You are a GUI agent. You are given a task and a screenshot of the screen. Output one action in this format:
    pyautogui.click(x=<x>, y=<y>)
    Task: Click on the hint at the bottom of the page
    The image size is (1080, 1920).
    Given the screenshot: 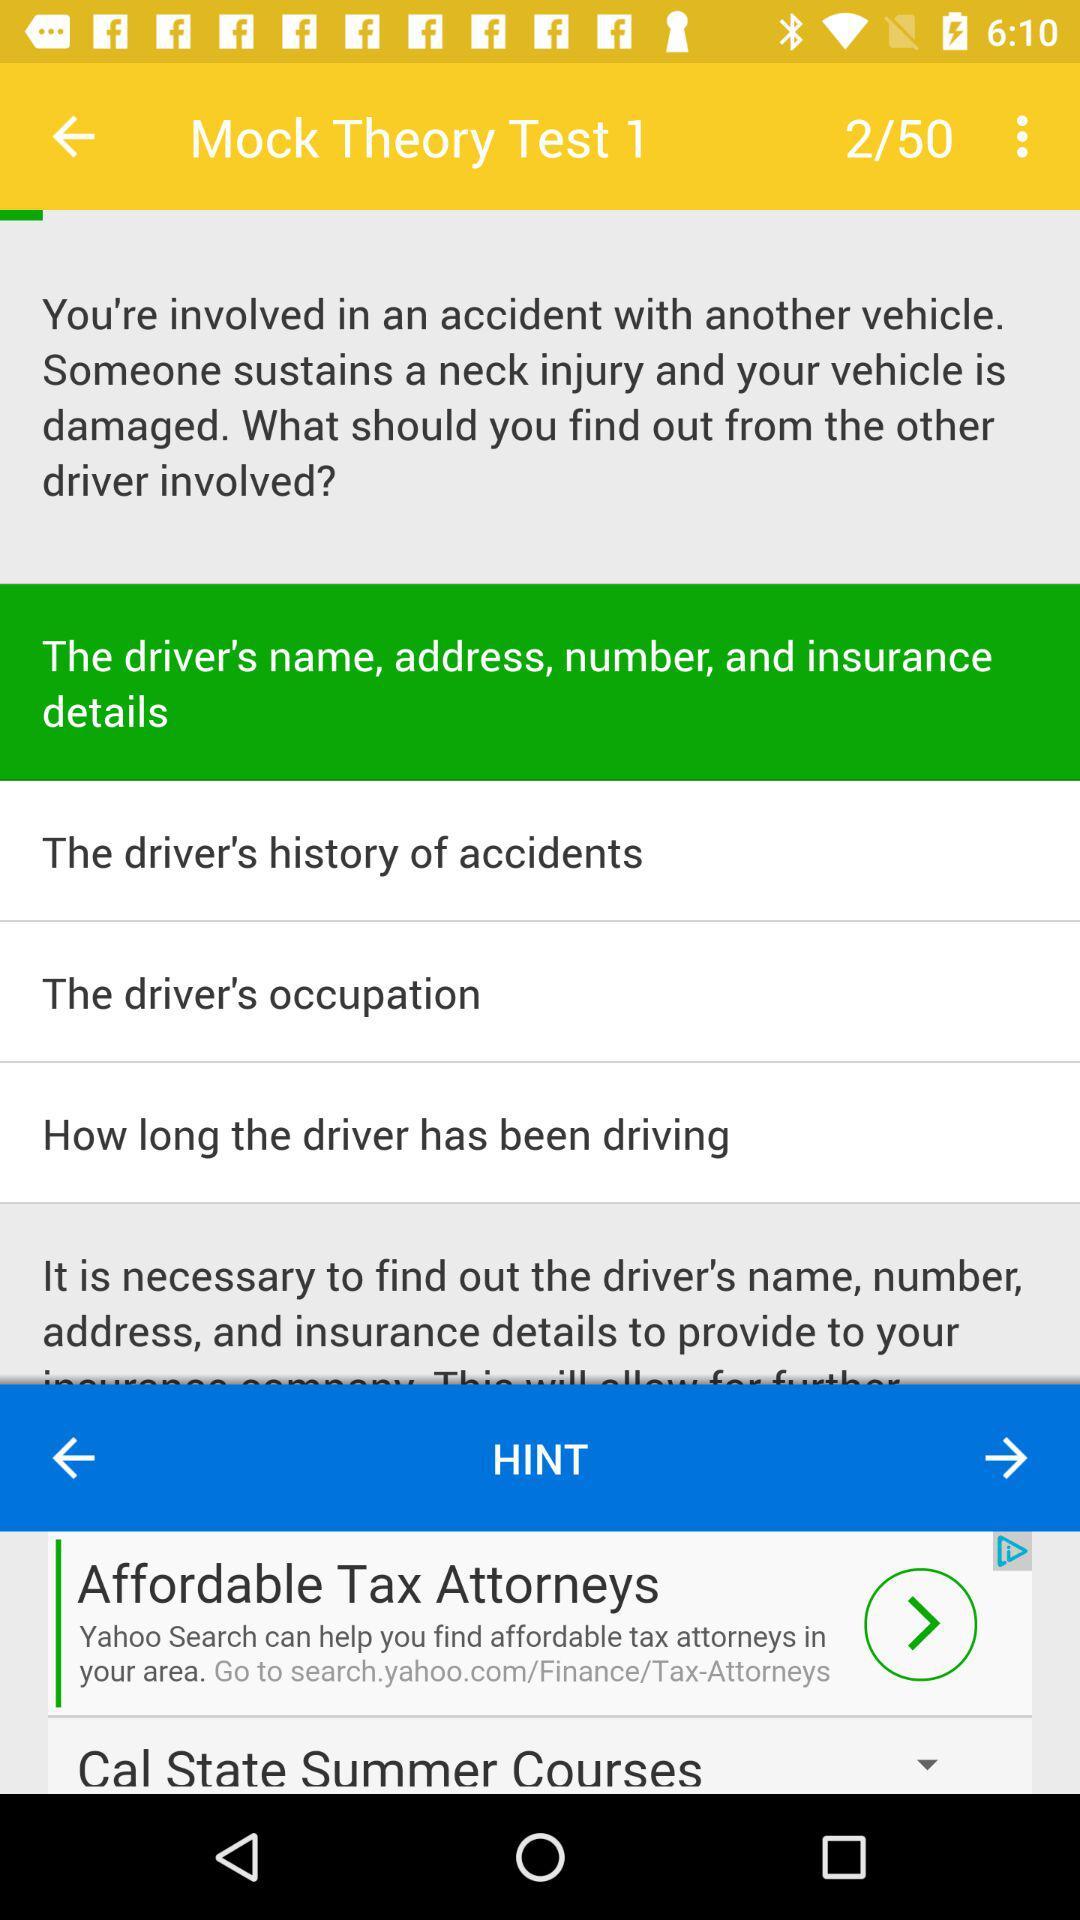 What is the action you would take?
    pyautogui.click(x=540, y=1458)
    